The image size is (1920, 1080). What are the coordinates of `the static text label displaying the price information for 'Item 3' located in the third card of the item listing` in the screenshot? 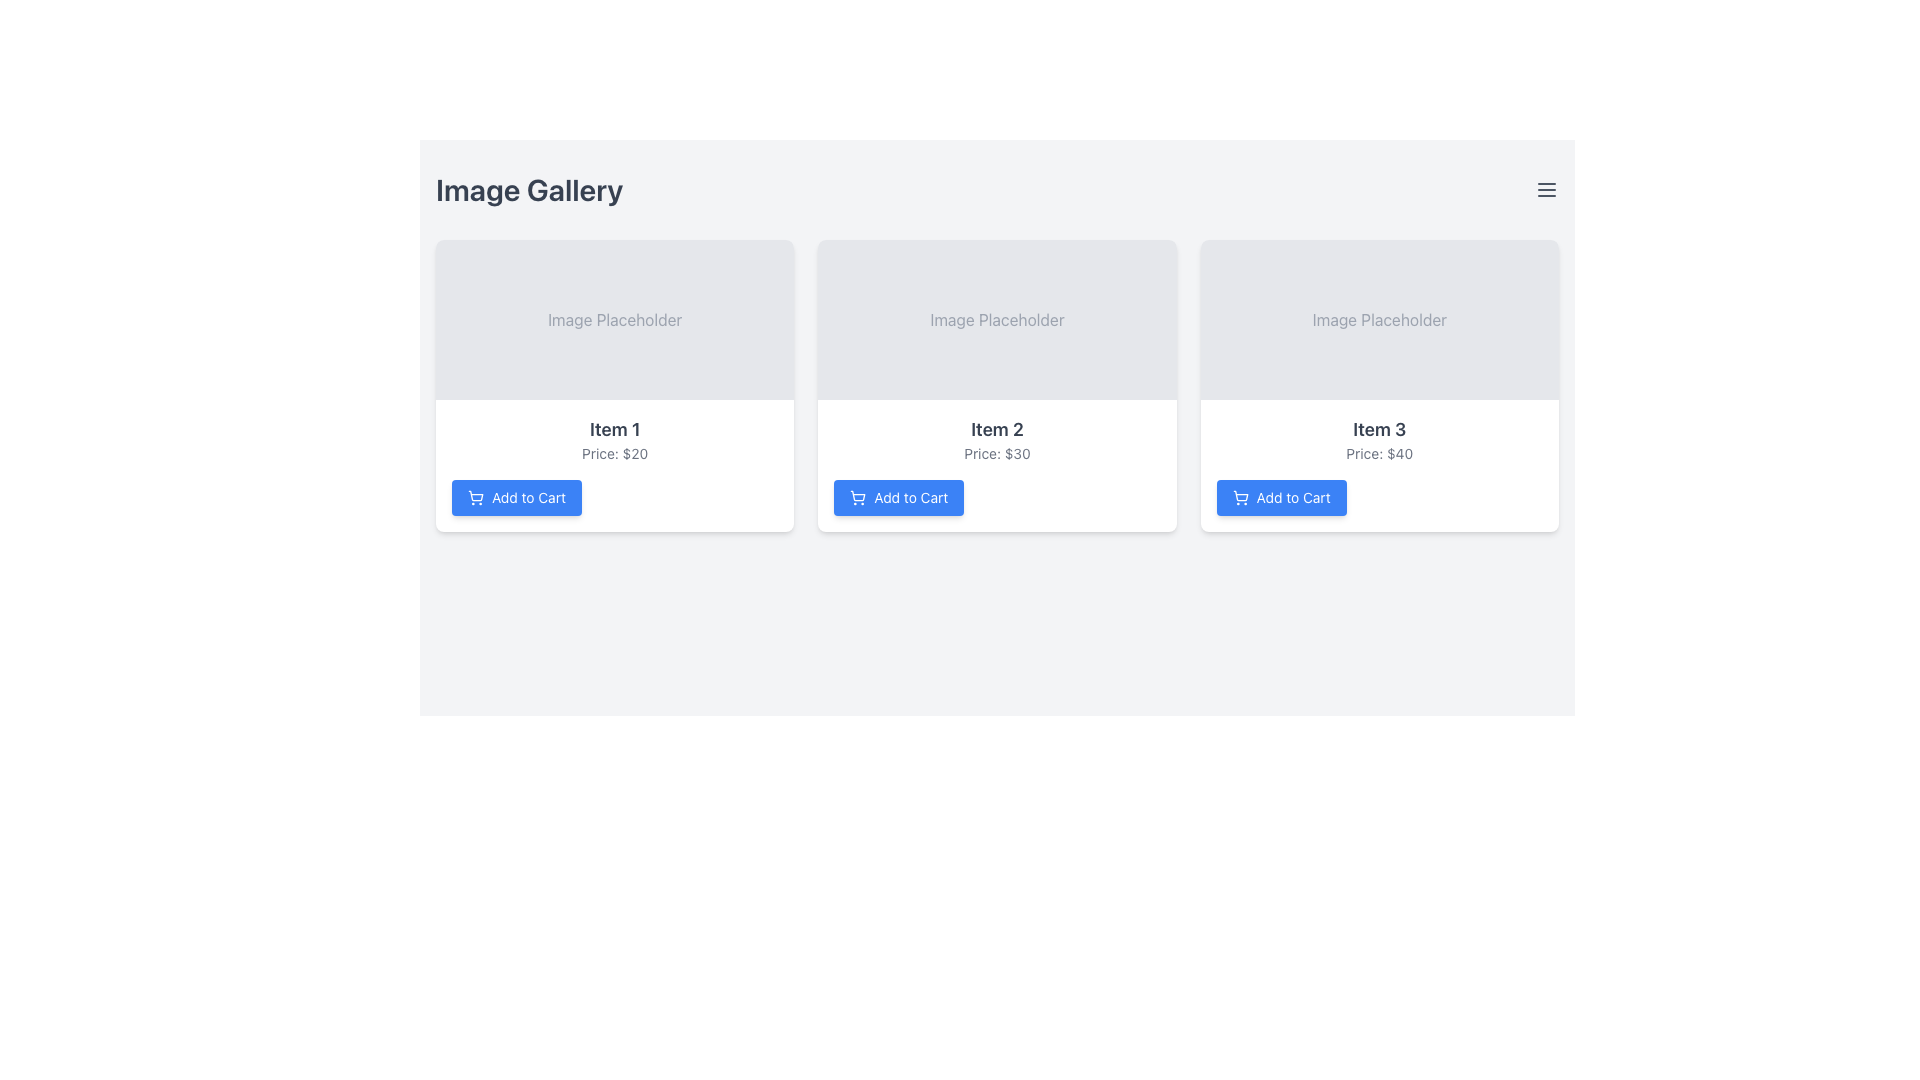 It's located at (1378, 454).